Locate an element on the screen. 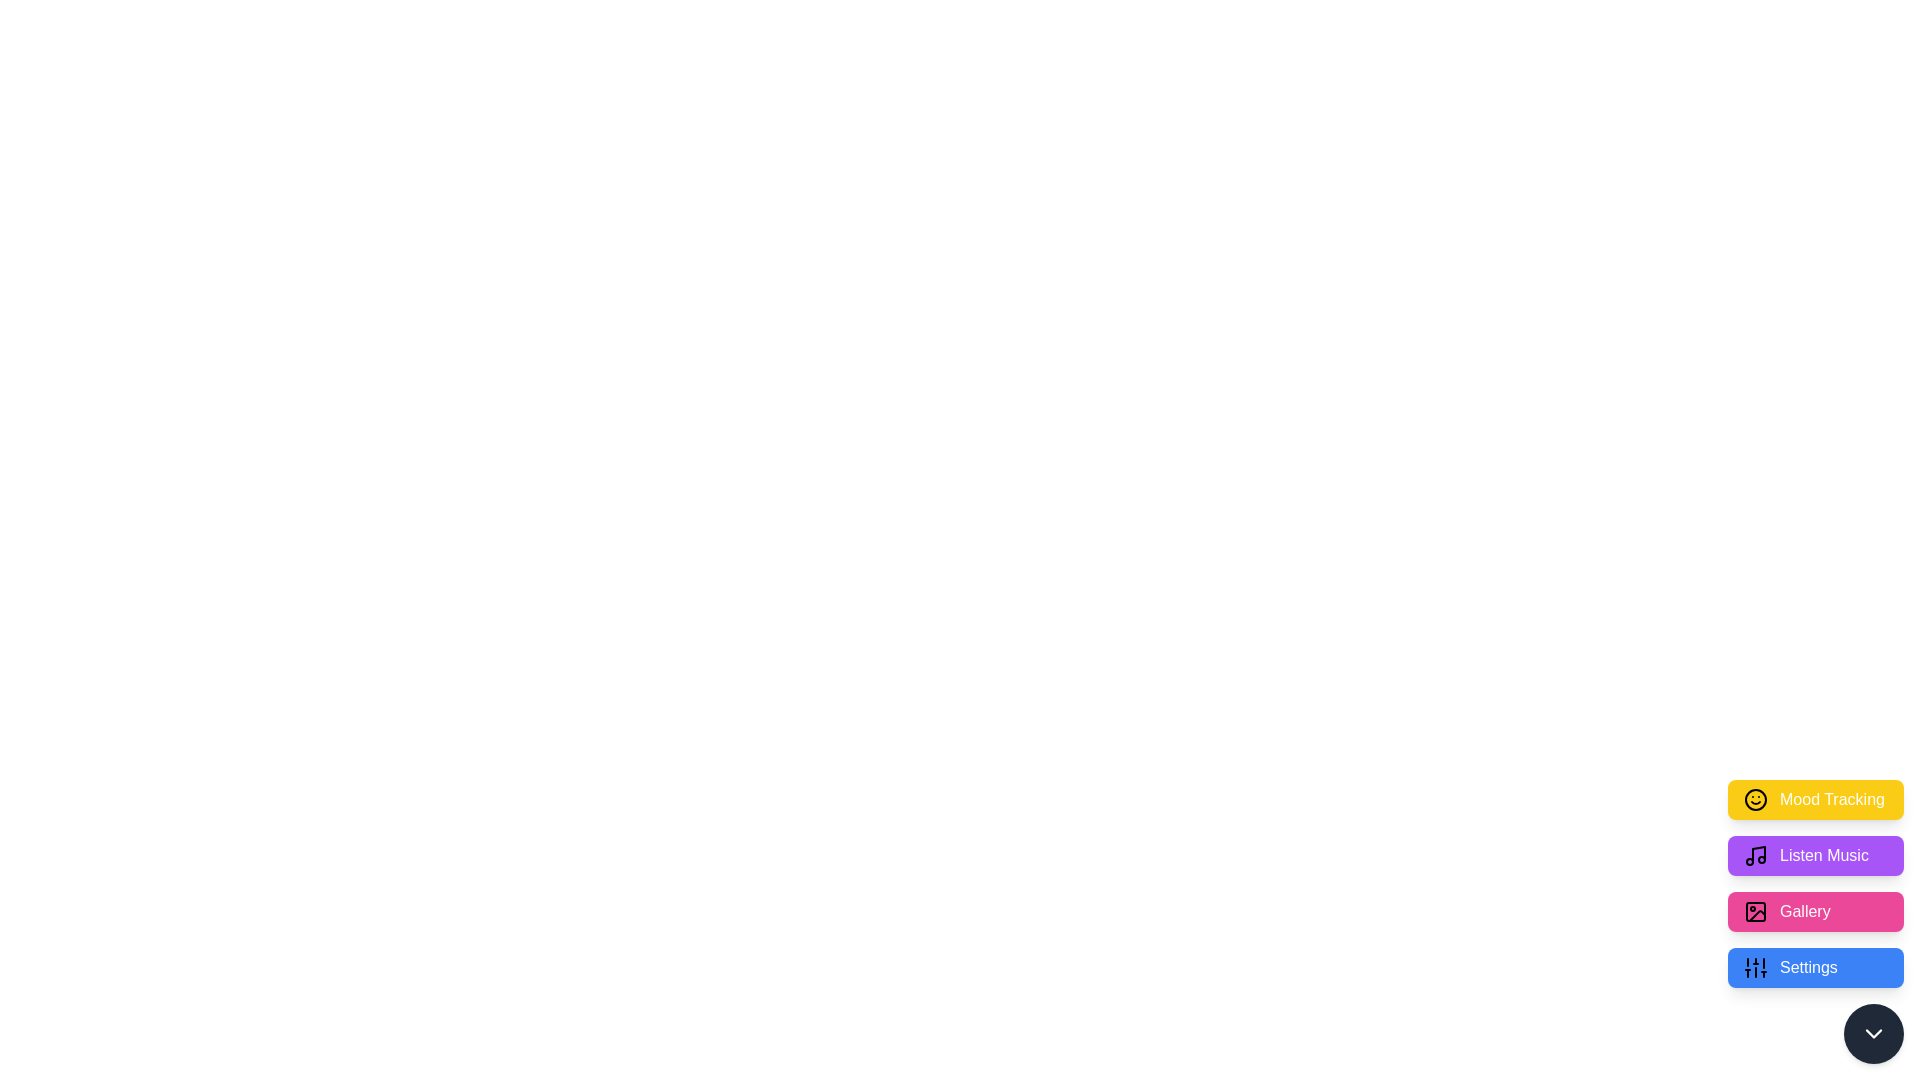 Image resolution: width=1920 pixels, height=1080 pixels. the 'Listen Music' button to activate the action is located at coordinates (1815, 855).